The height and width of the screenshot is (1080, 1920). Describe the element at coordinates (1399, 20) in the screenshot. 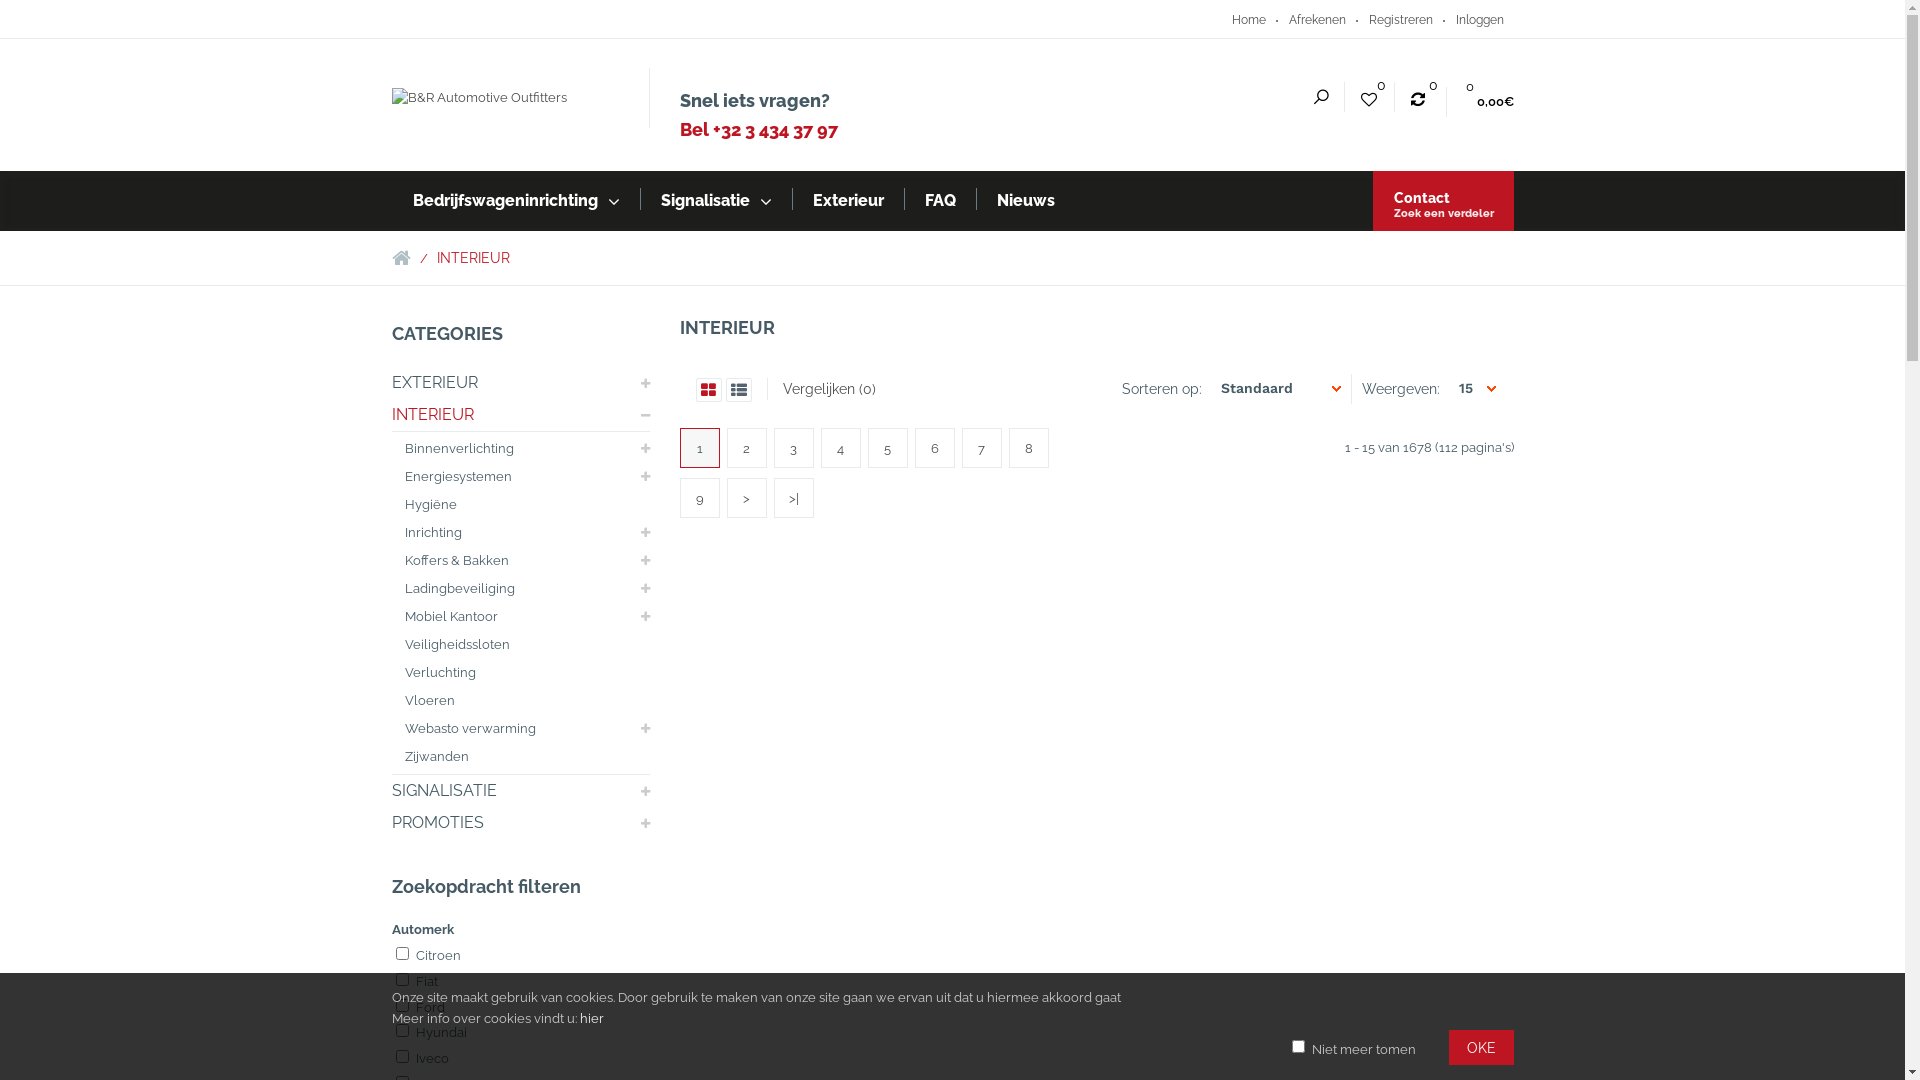

I see `'Registreren'` at that location.